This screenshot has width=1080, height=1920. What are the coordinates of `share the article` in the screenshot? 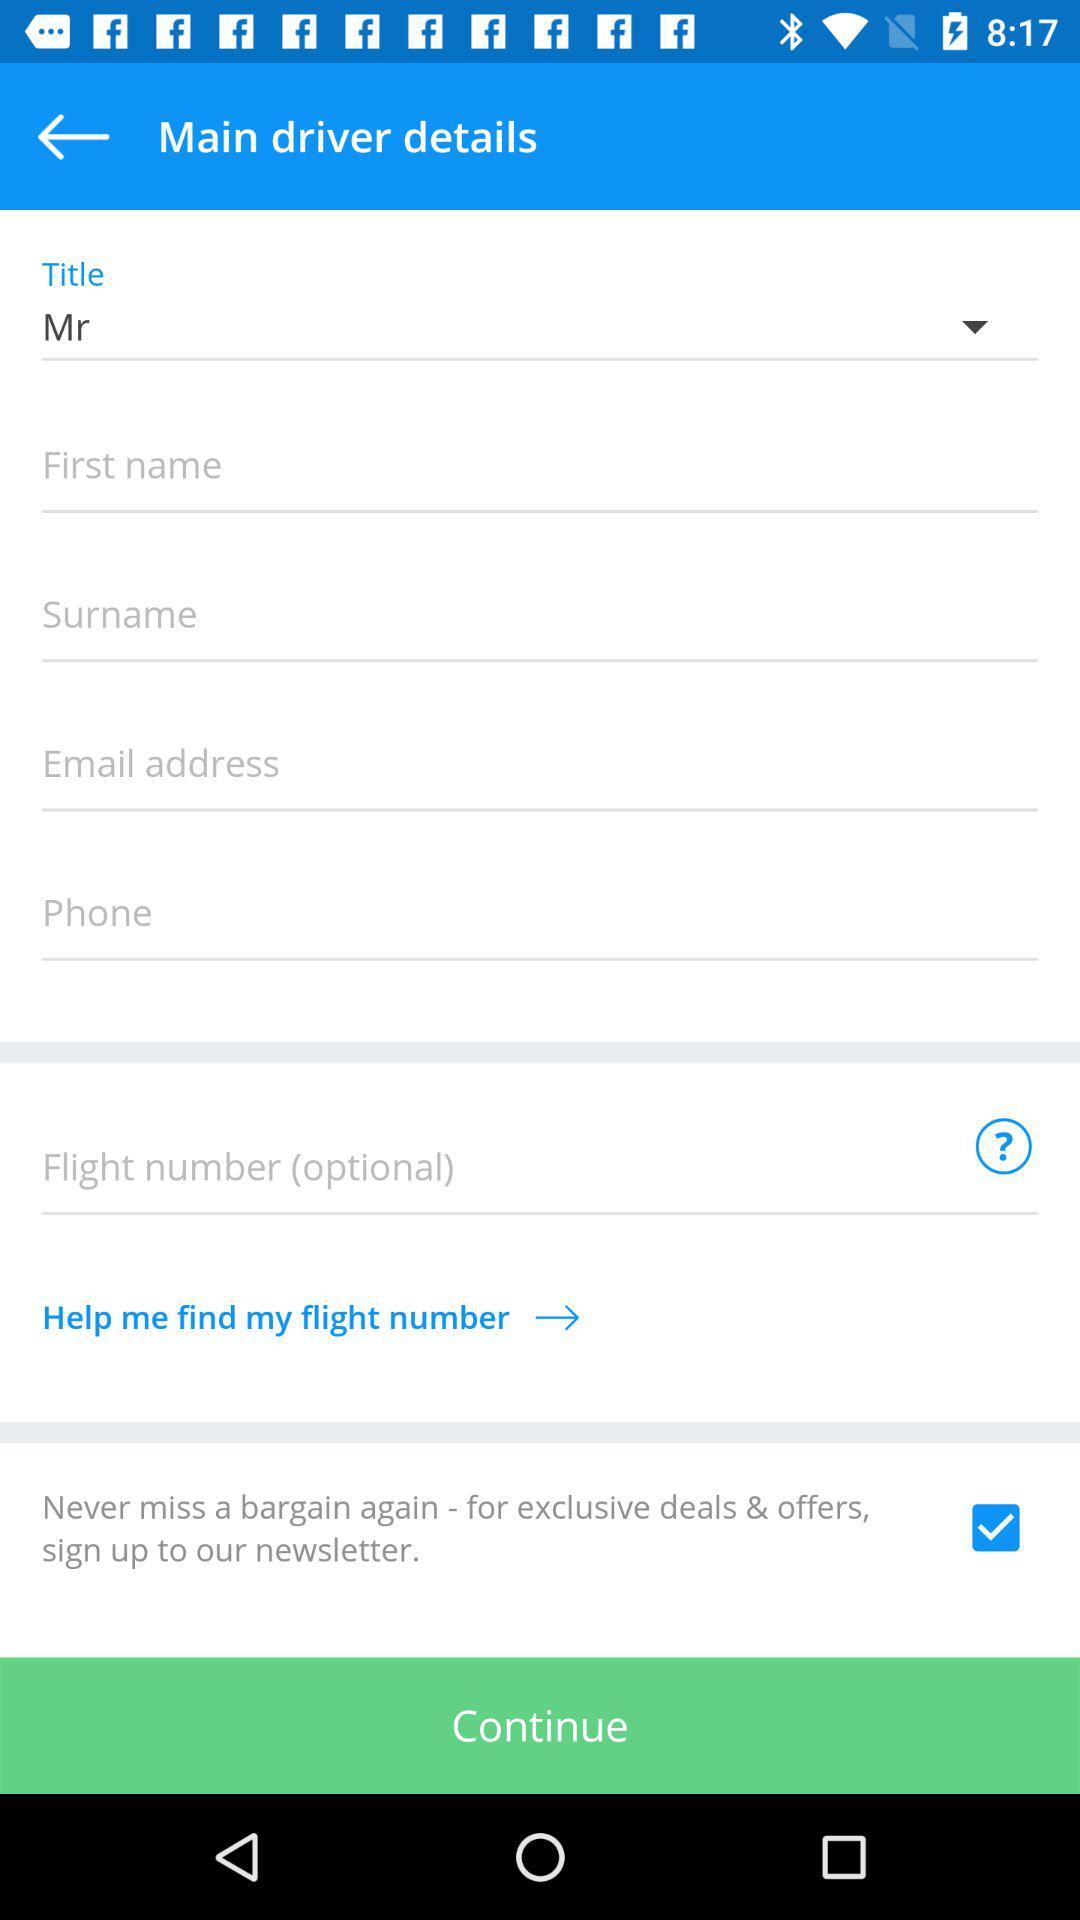 It's located at (995, 1526).